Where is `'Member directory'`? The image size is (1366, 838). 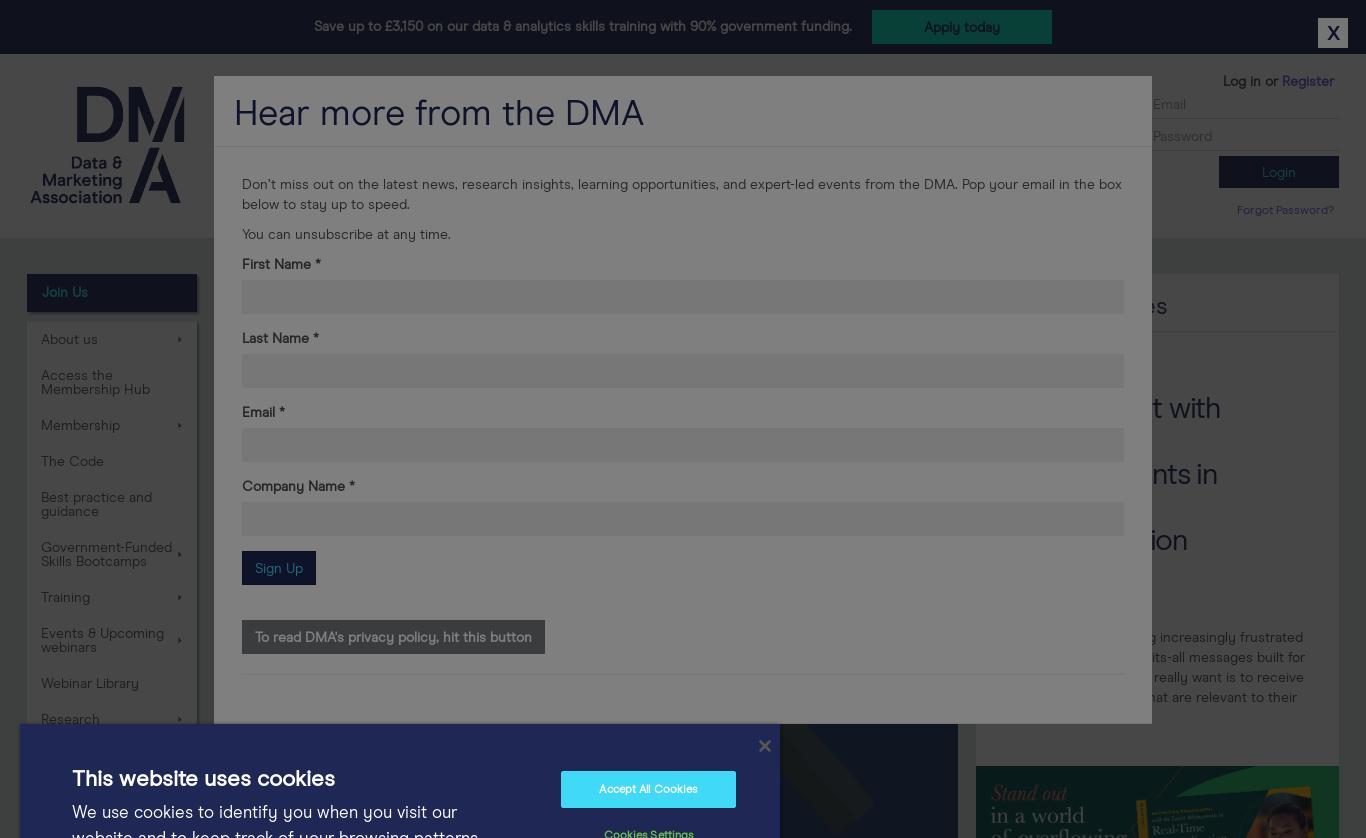
'Member directory' is located at coordinates (787, 207).